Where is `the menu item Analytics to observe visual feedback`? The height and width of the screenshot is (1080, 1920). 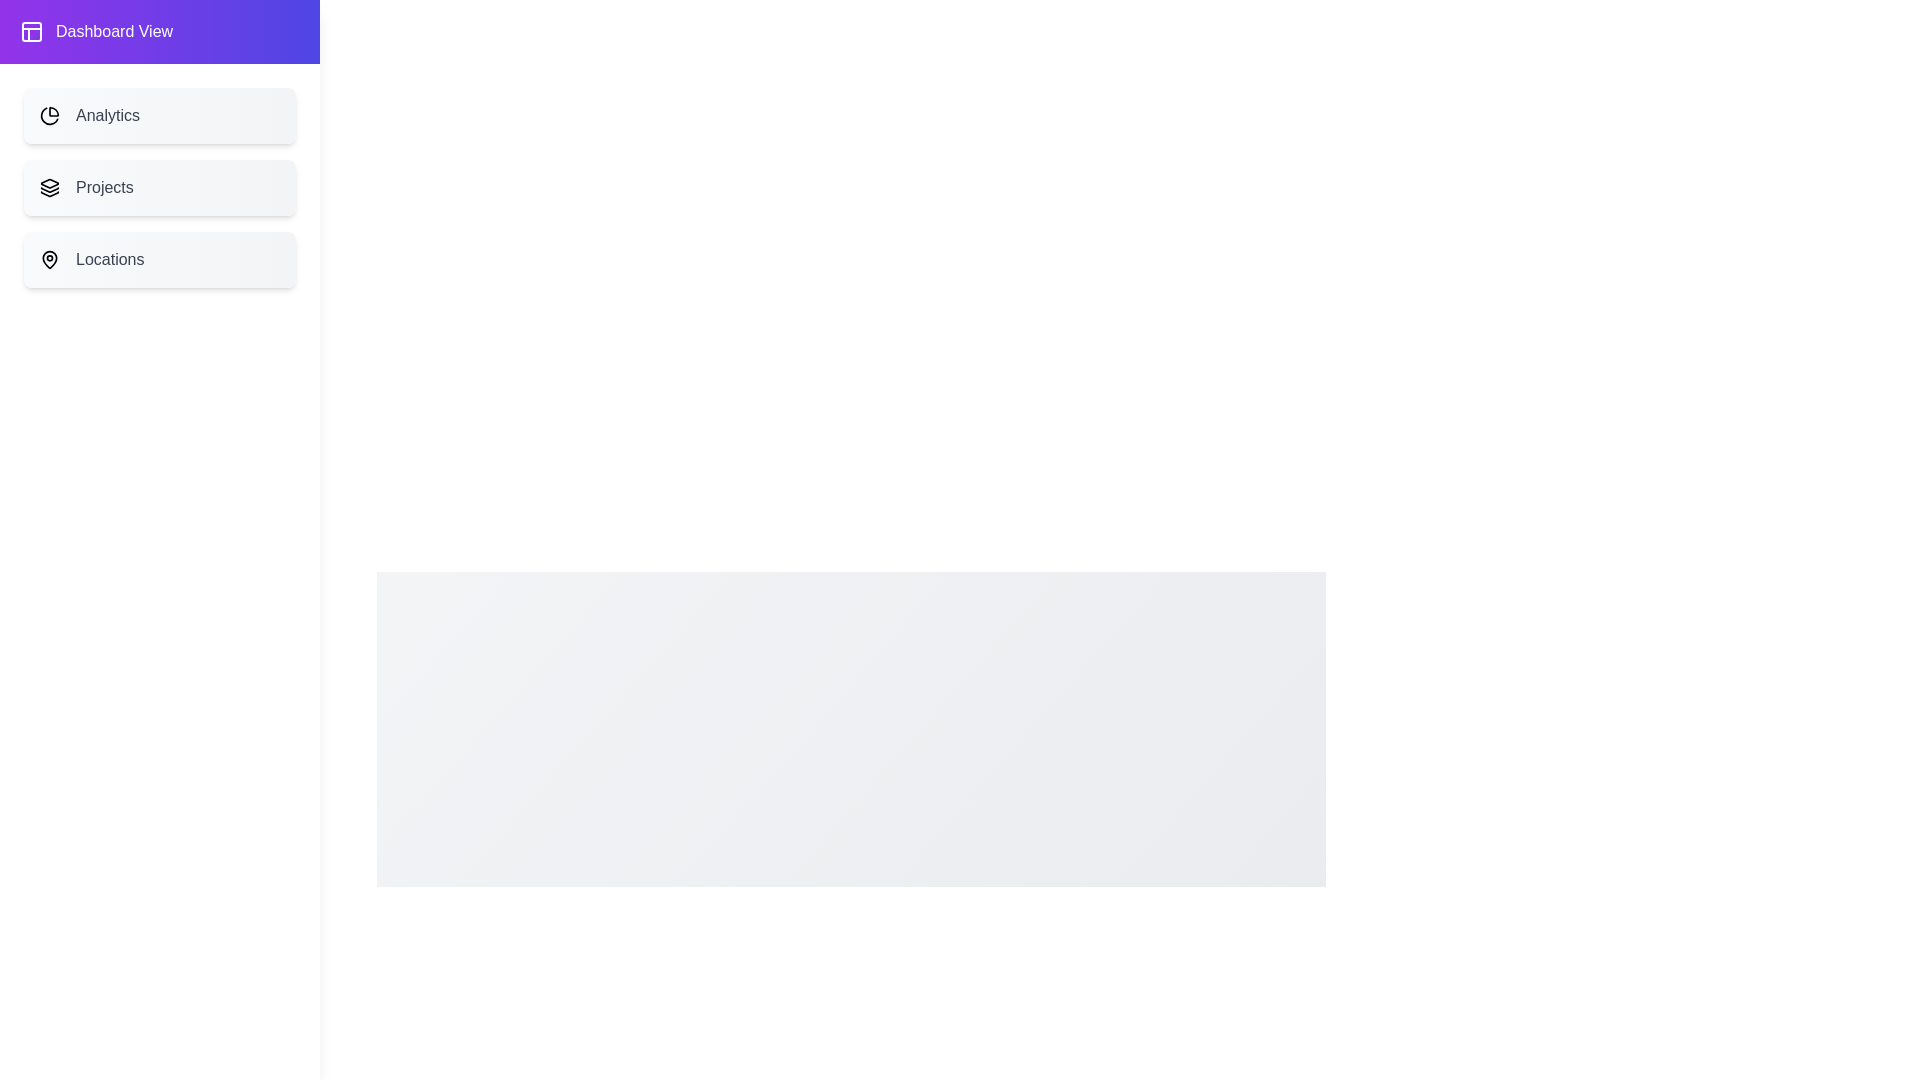
the menu item Analytics to observe visual feedback is located at coordinates (158, 115).